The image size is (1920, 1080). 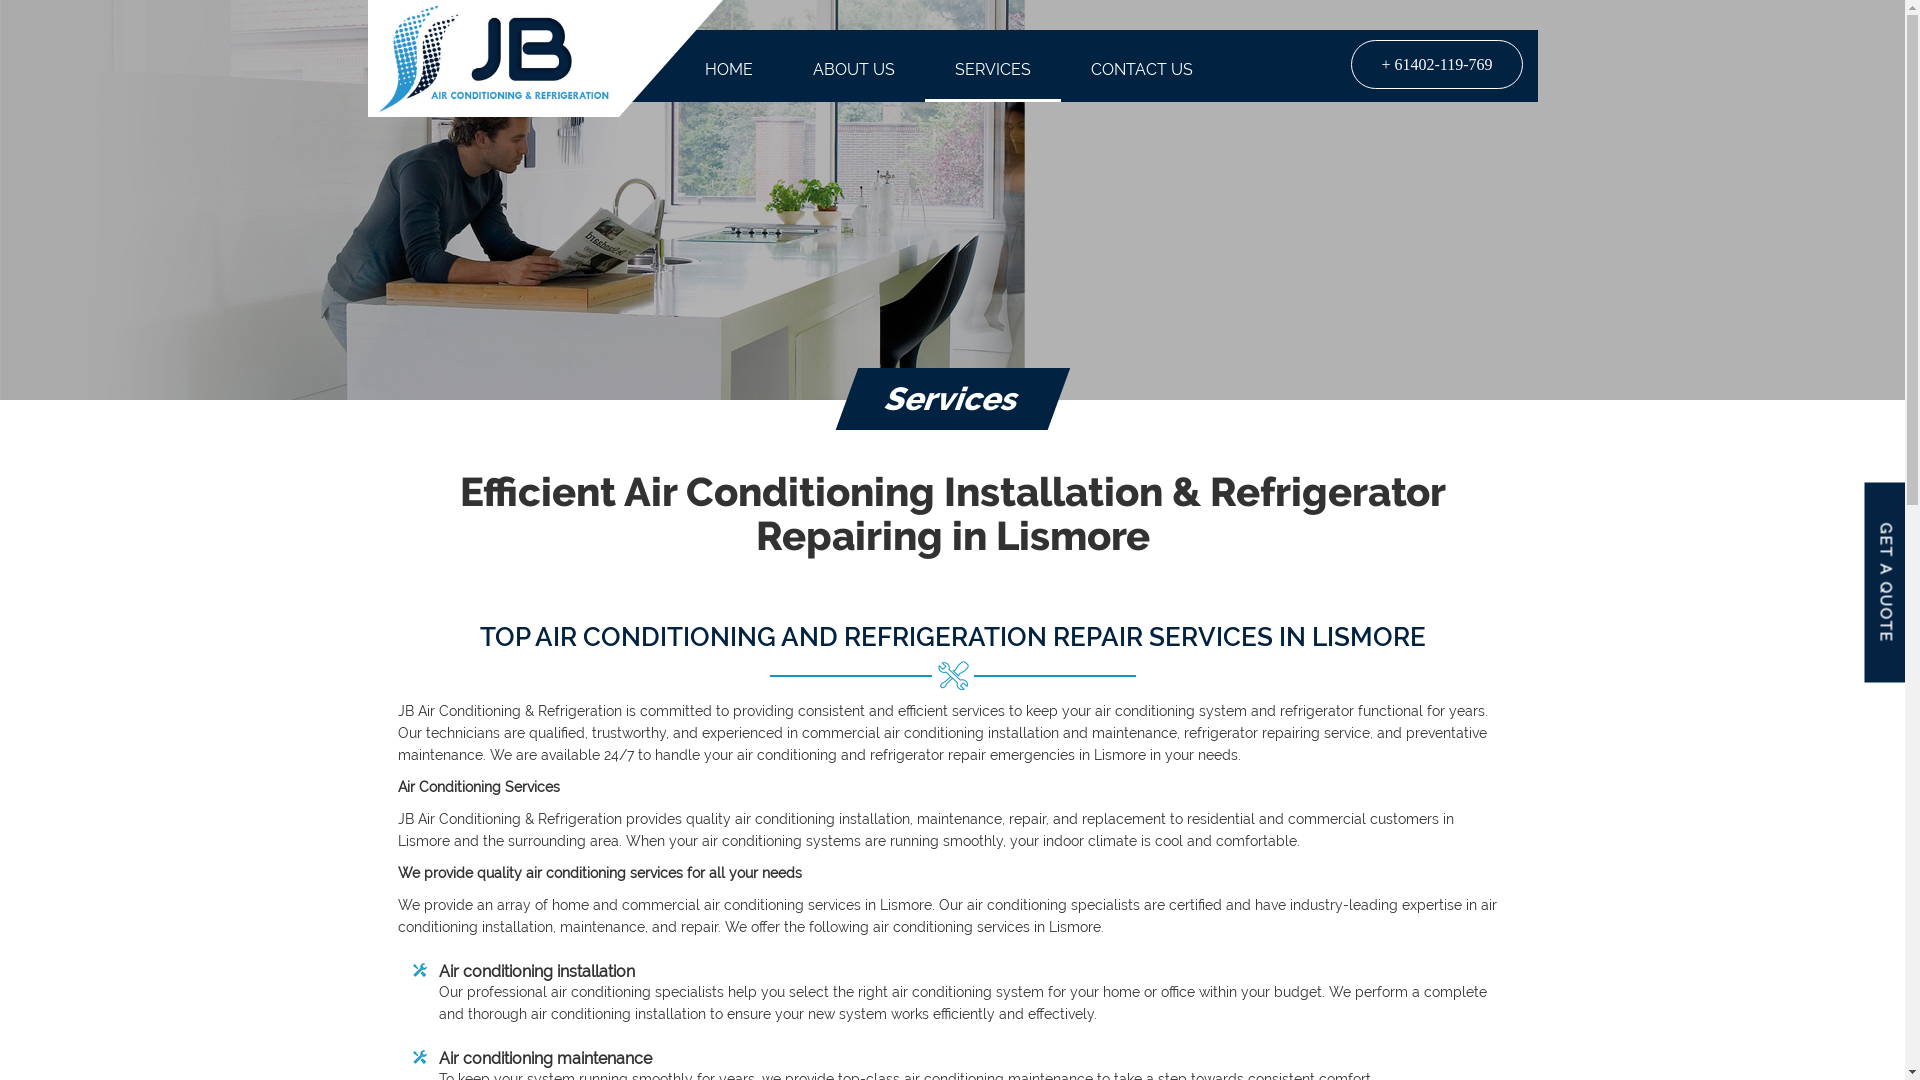 What do you see at coordinates (1435, 63) in the screenshot?
I see `'+ 61402-119-769'` at bounding box center [1435, 63].